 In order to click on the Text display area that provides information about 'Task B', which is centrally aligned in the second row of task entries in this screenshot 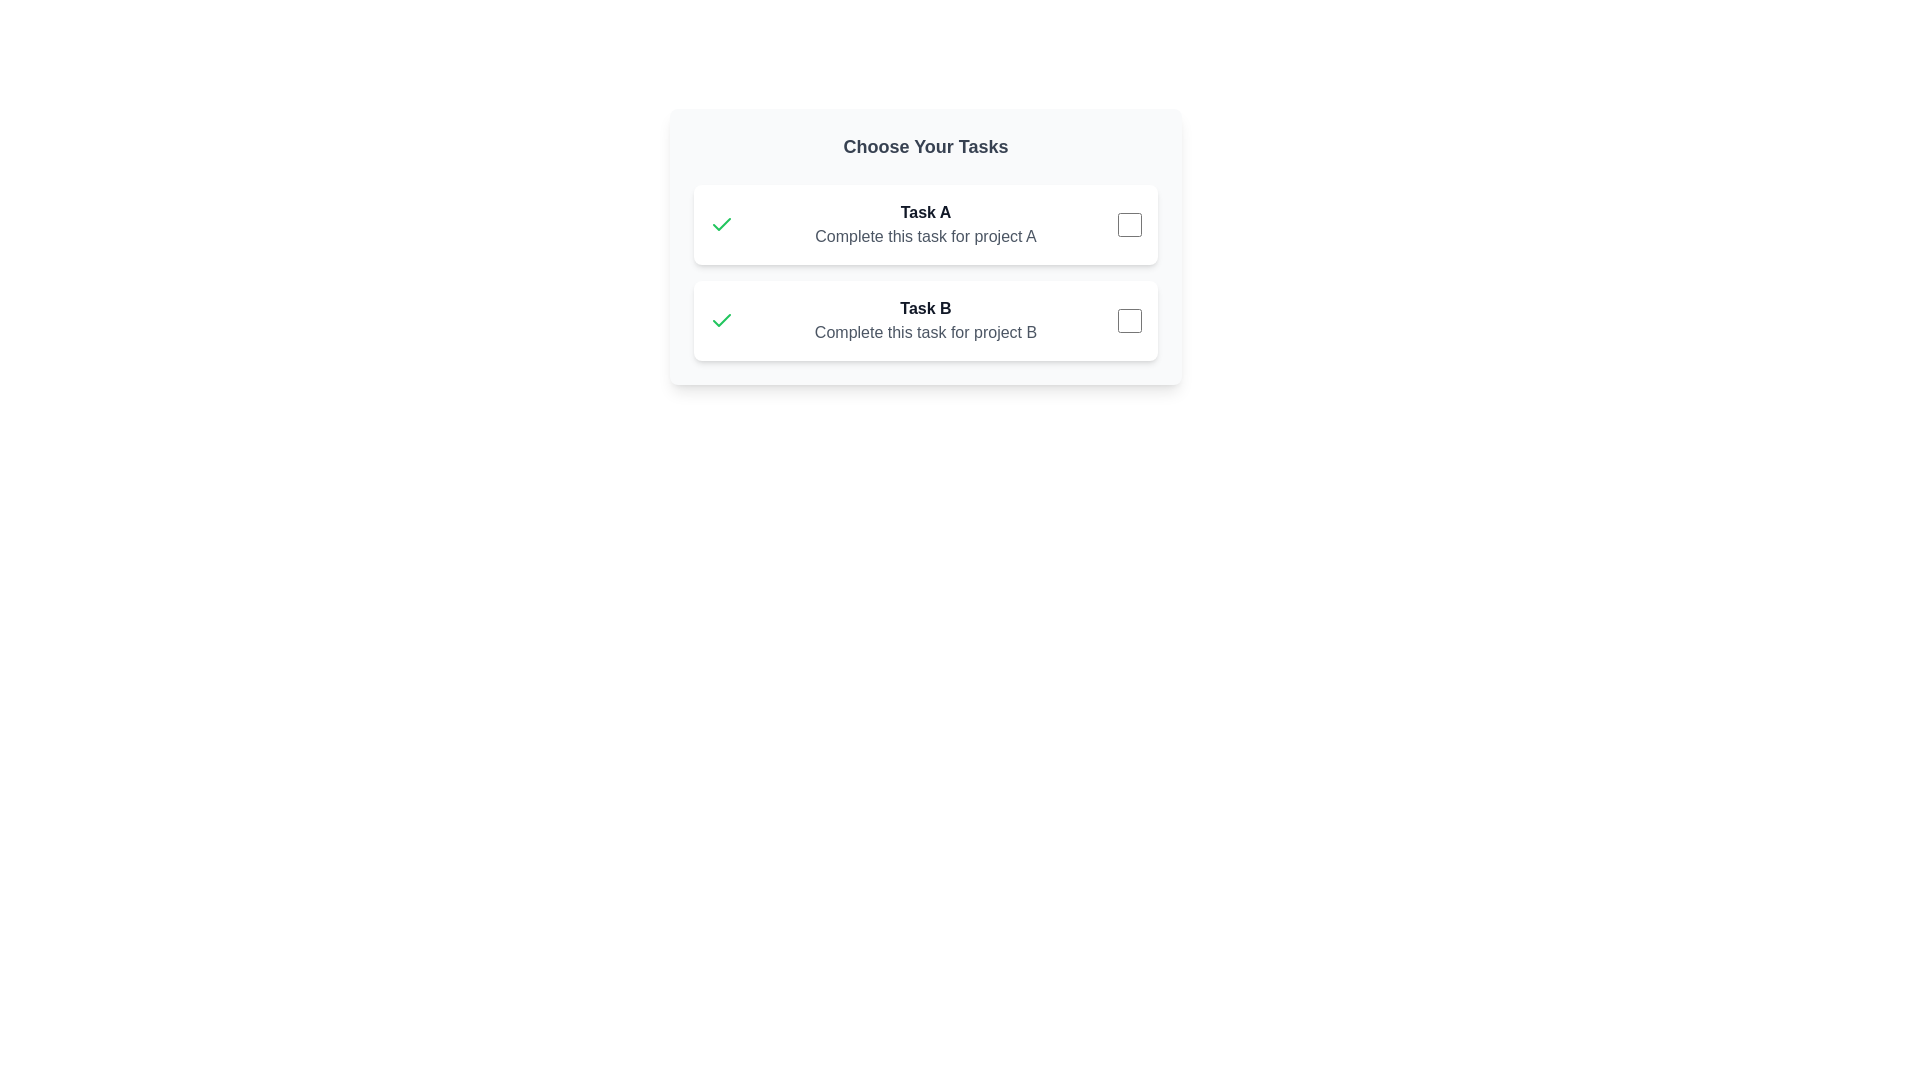, I will do `click(925, 319)`.